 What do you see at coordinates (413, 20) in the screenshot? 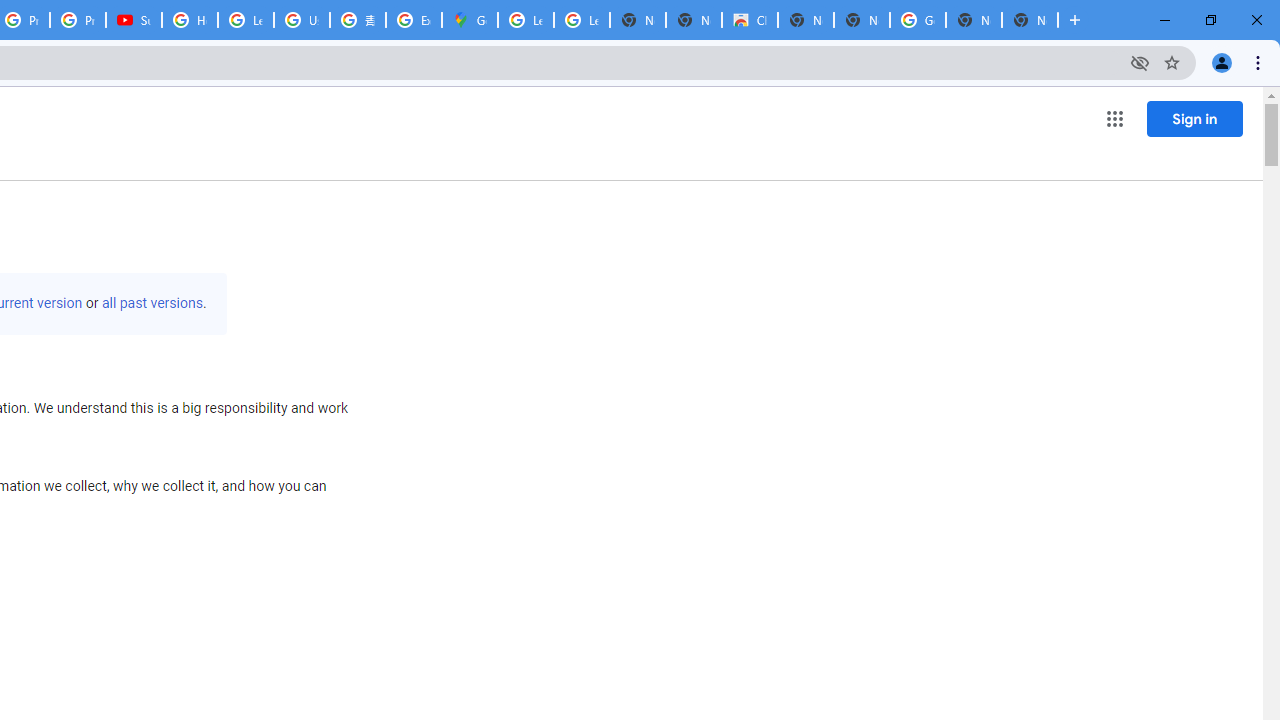
I see `'Explore new street-level details - Google Maps Help'` at bounding box center [413, 20].